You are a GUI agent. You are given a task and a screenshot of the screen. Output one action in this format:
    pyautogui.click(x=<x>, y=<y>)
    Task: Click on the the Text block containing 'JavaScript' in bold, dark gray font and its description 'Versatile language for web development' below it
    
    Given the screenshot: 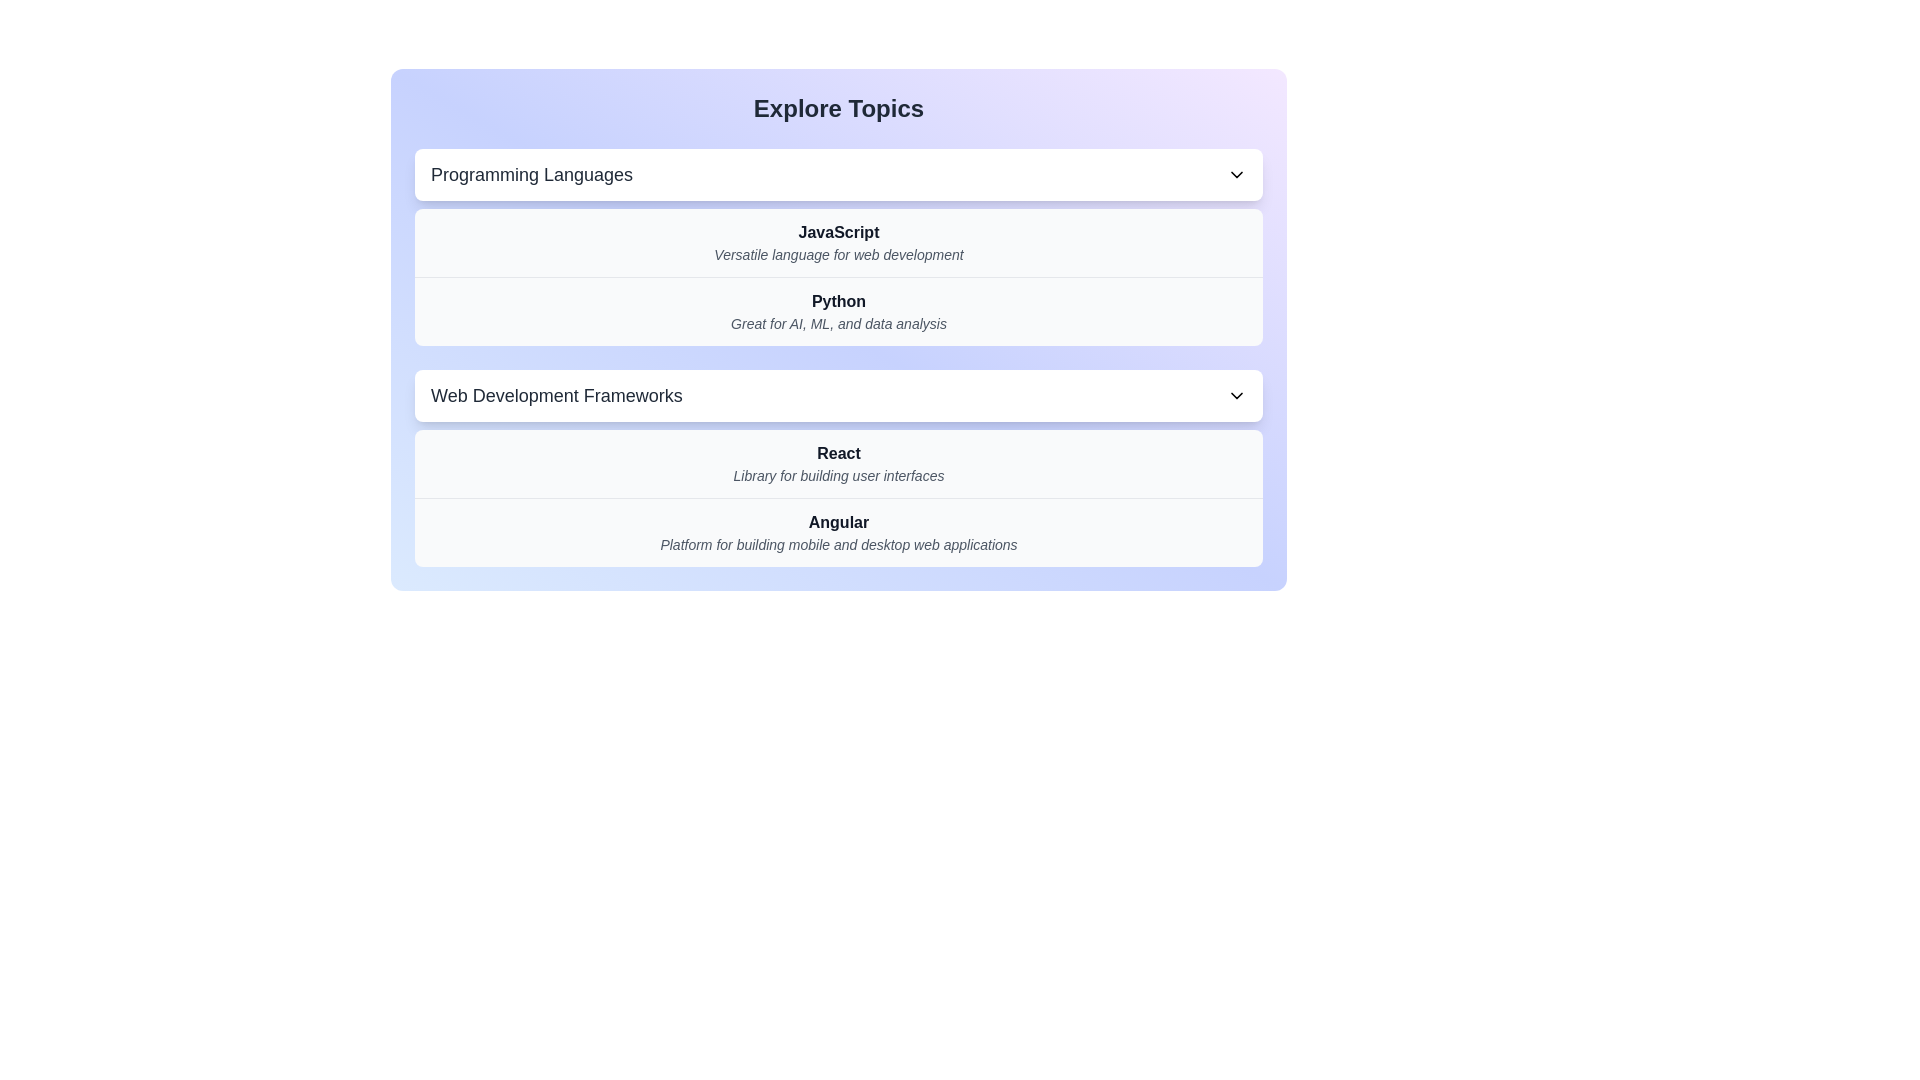 What is the action you would take?
    pyautogui.click(x=839, y=242)
    